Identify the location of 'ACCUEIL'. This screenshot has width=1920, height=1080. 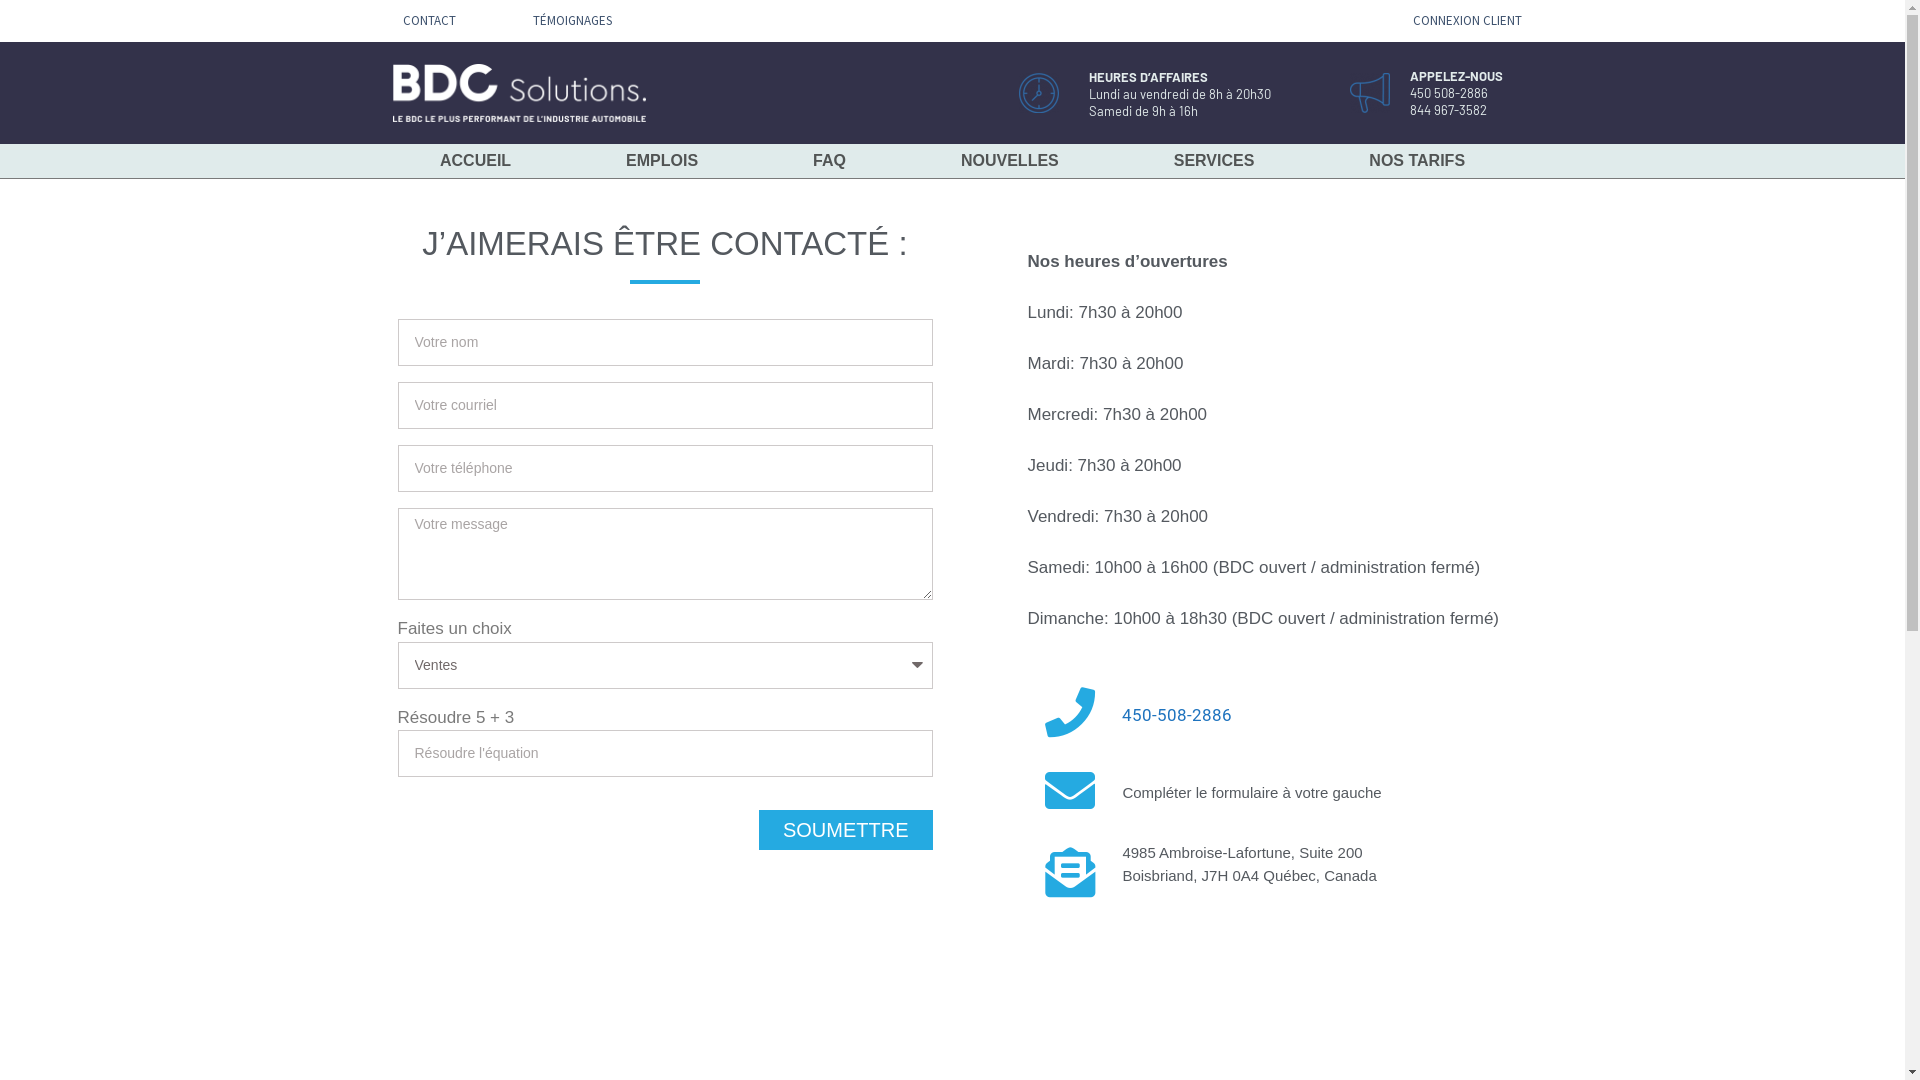
(474, 160).